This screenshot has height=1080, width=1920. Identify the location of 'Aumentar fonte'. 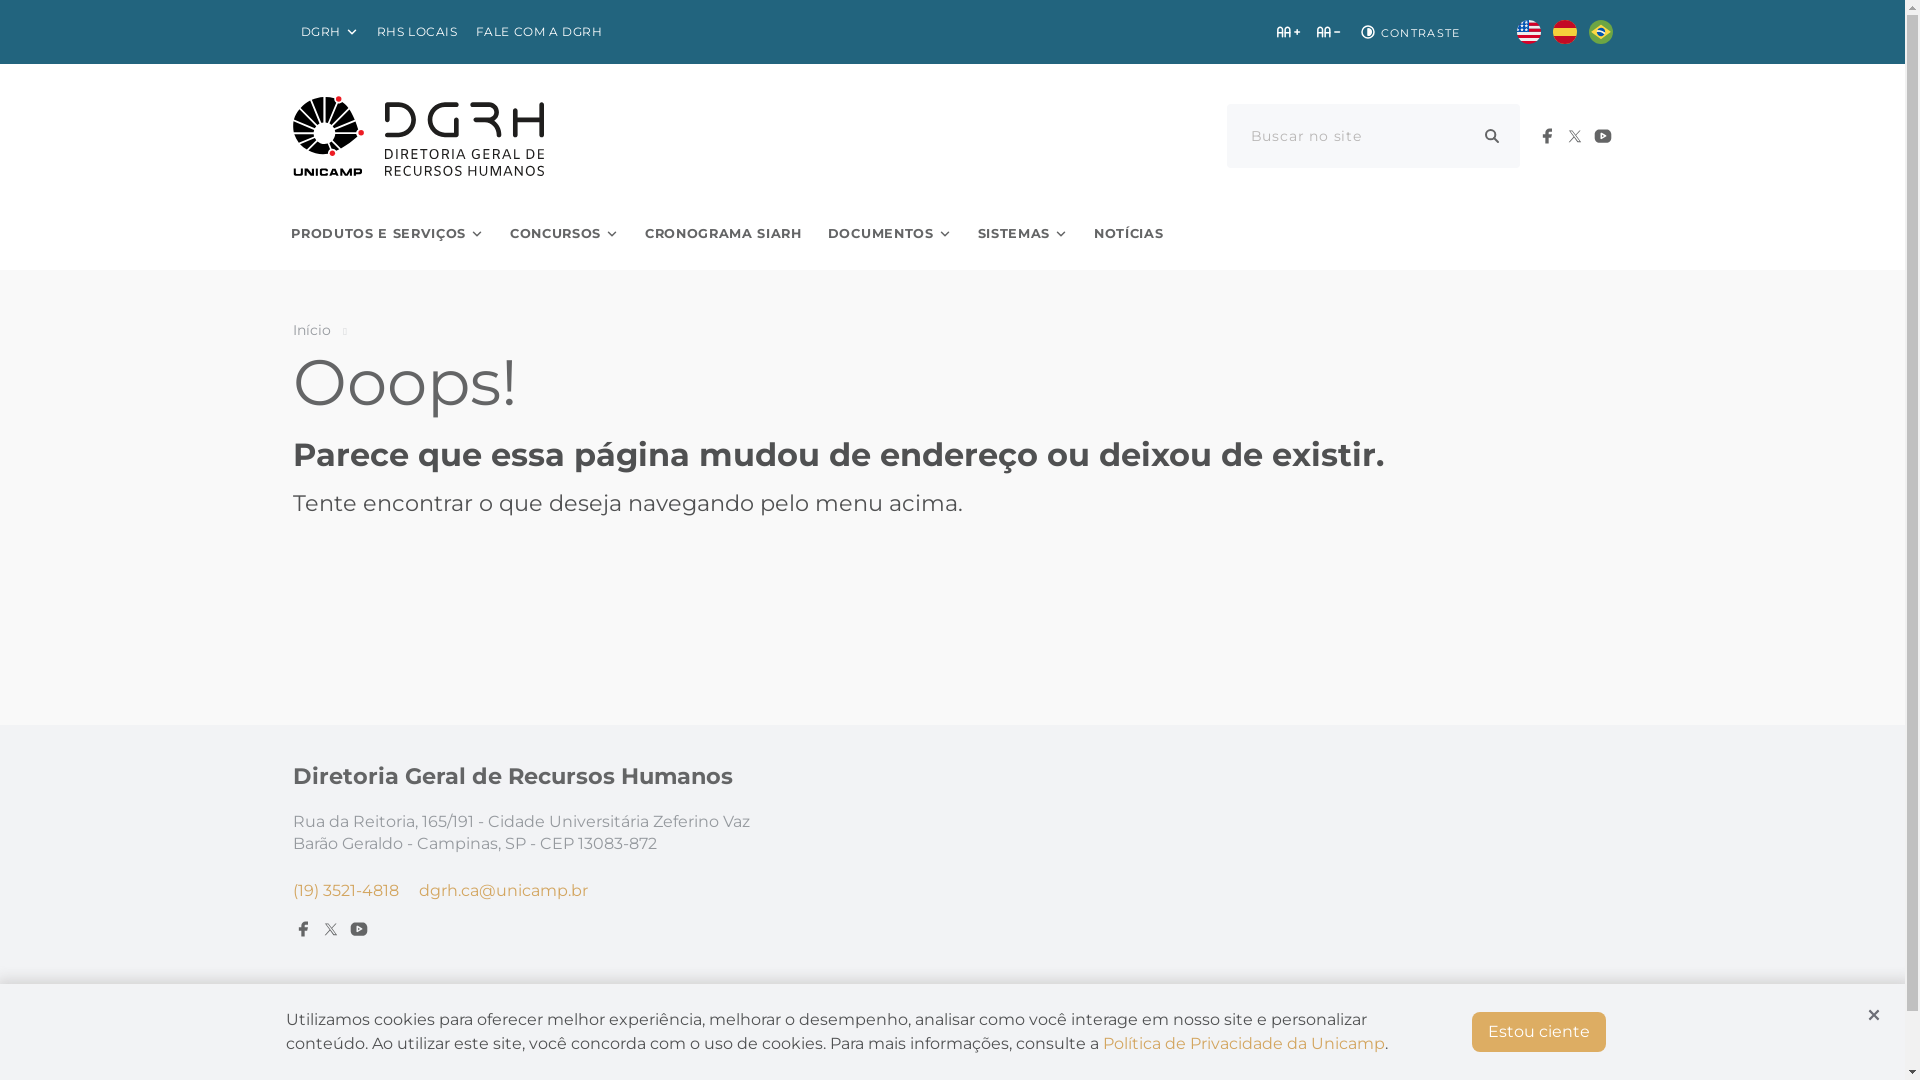
(1288, 31).